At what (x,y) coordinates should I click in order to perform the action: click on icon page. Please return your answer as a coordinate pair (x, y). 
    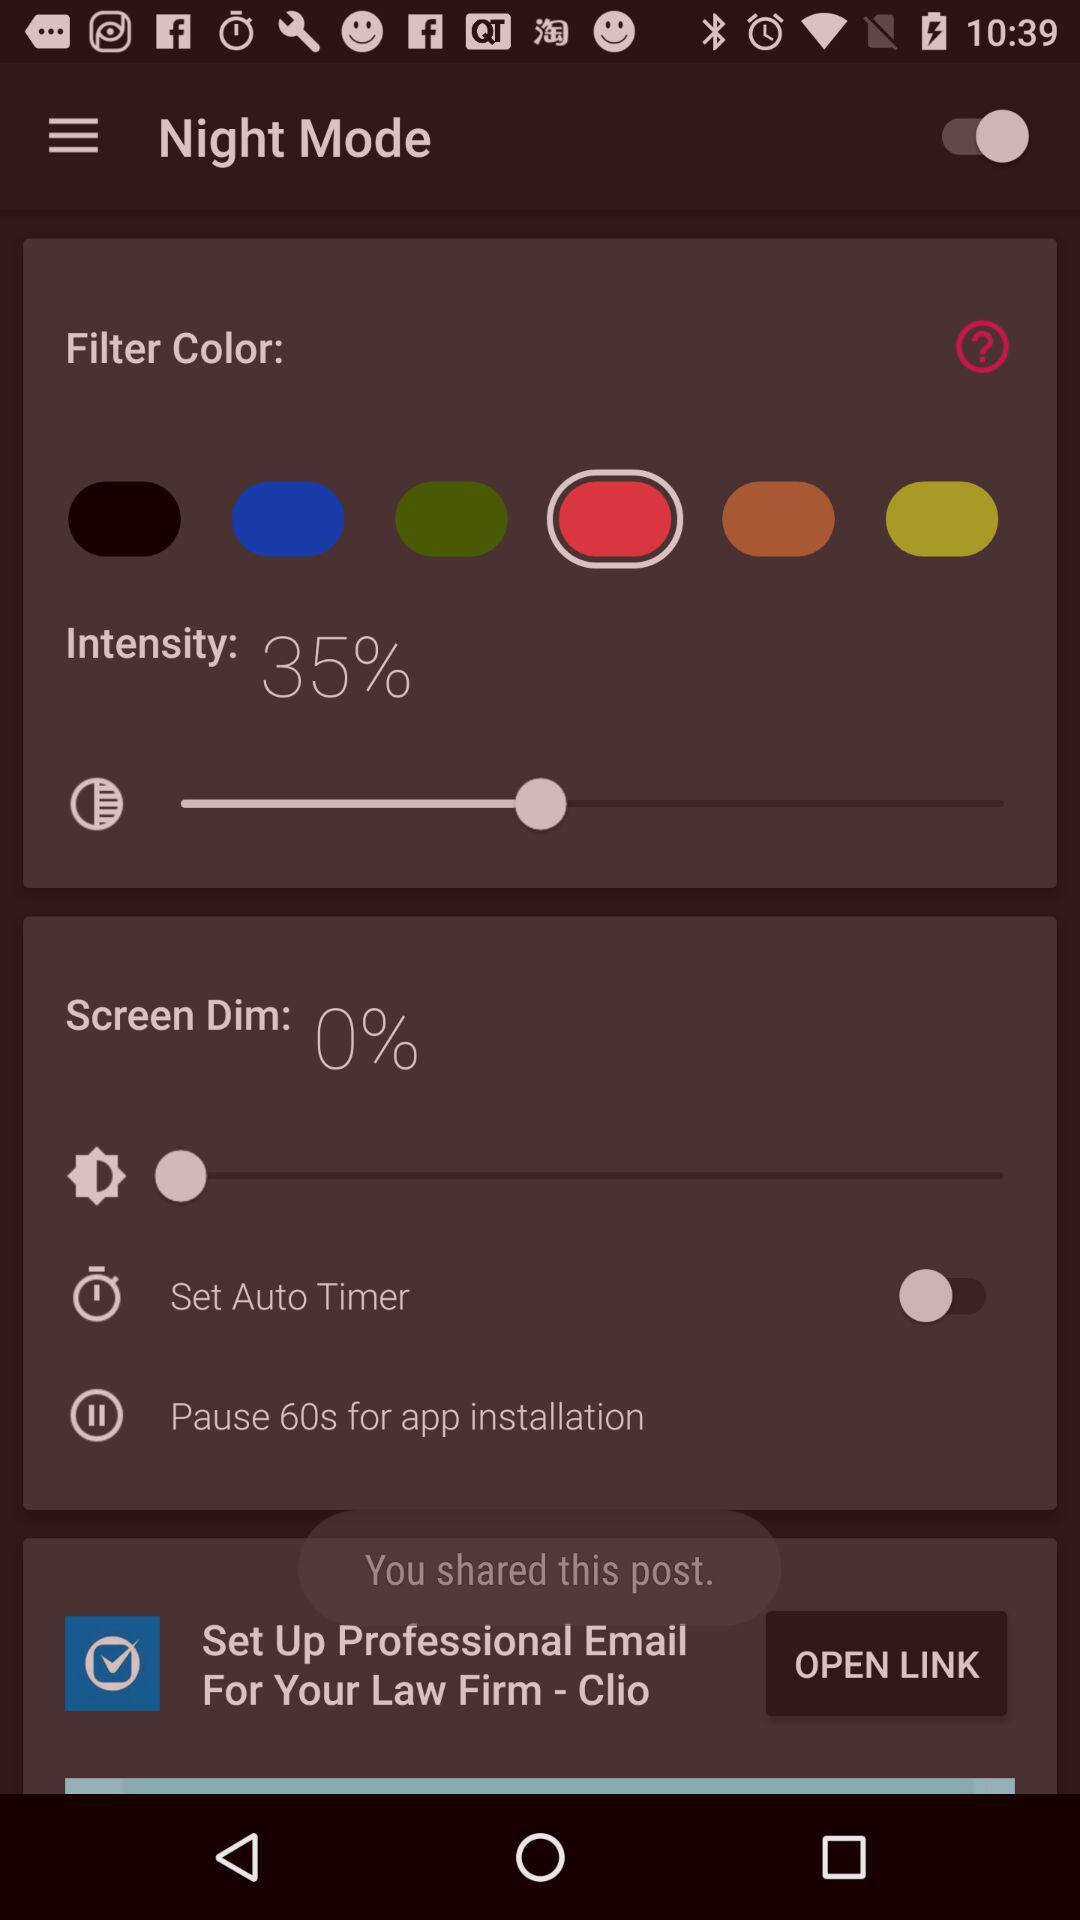
    Looking at the image, I should click on (981, 346).